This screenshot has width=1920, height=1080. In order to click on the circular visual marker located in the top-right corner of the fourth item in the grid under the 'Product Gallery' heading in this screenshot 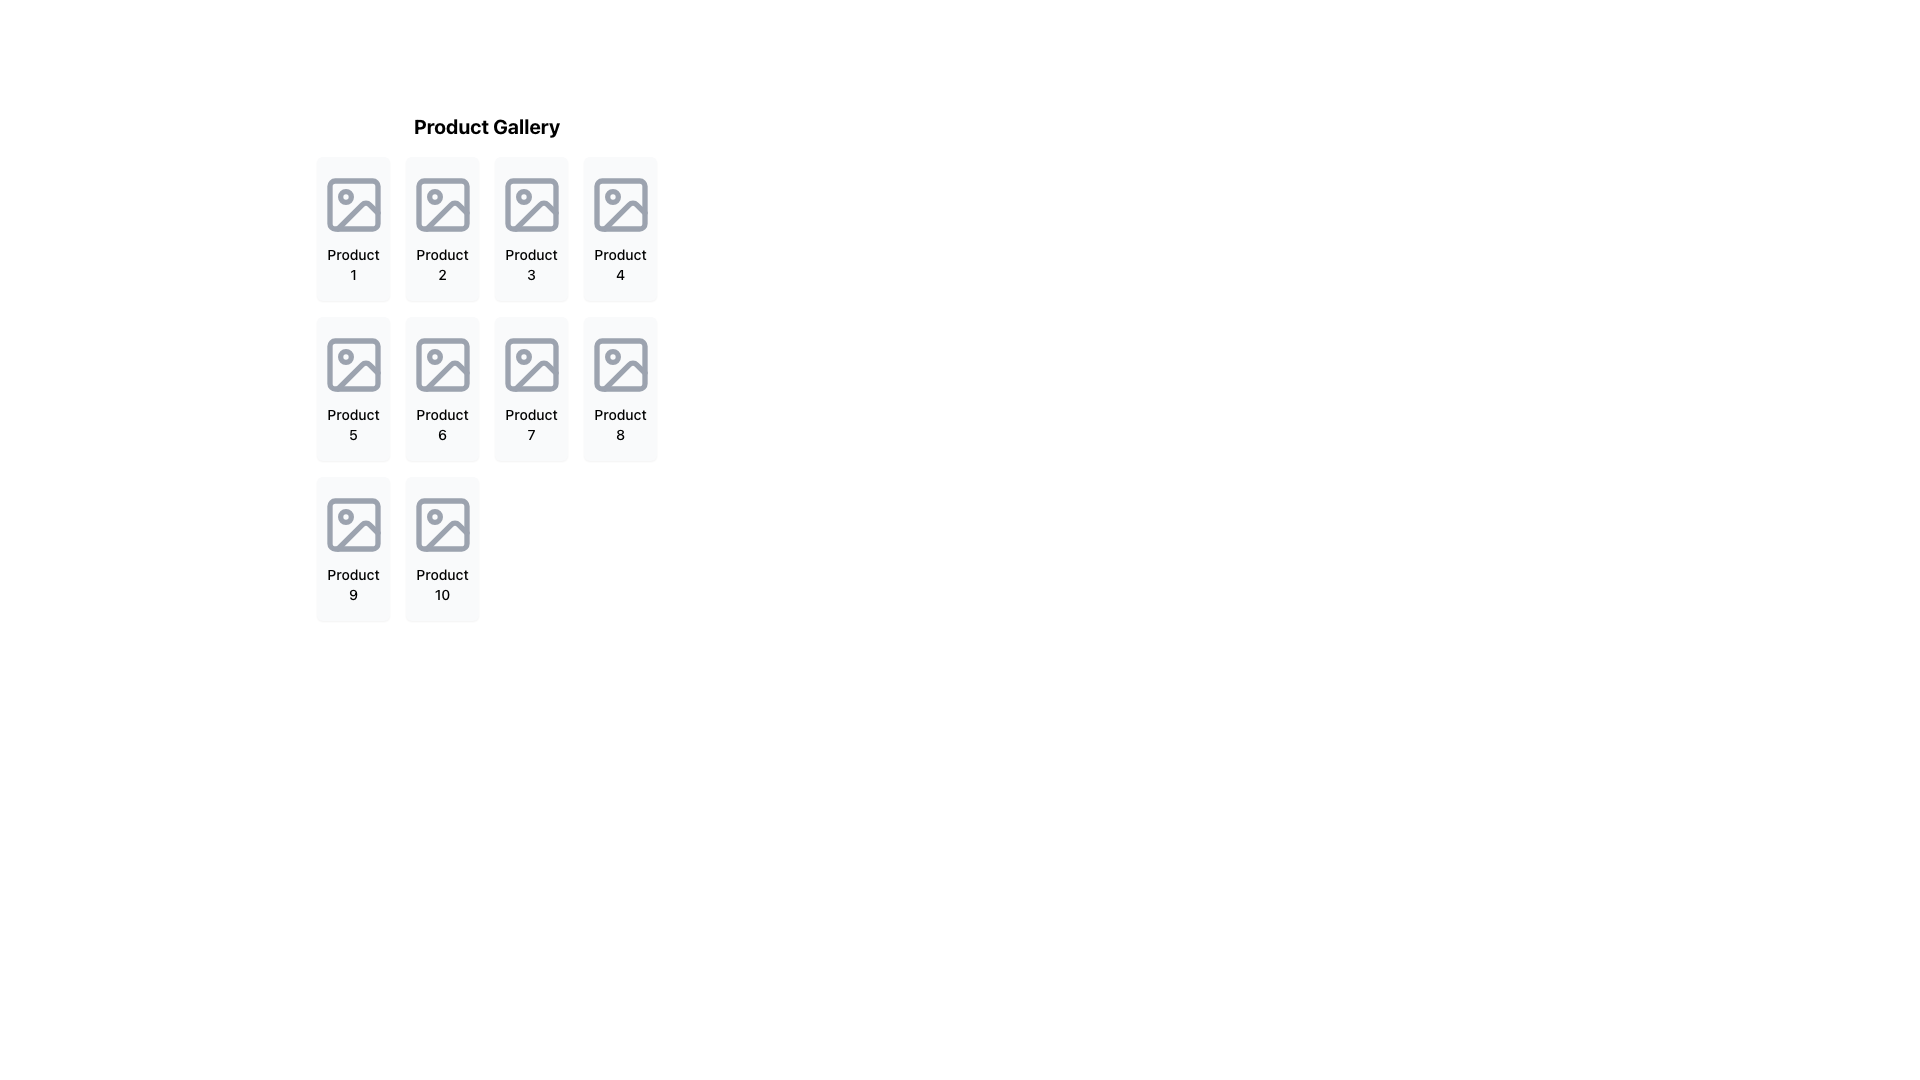, I will do `click(611, 196)`.